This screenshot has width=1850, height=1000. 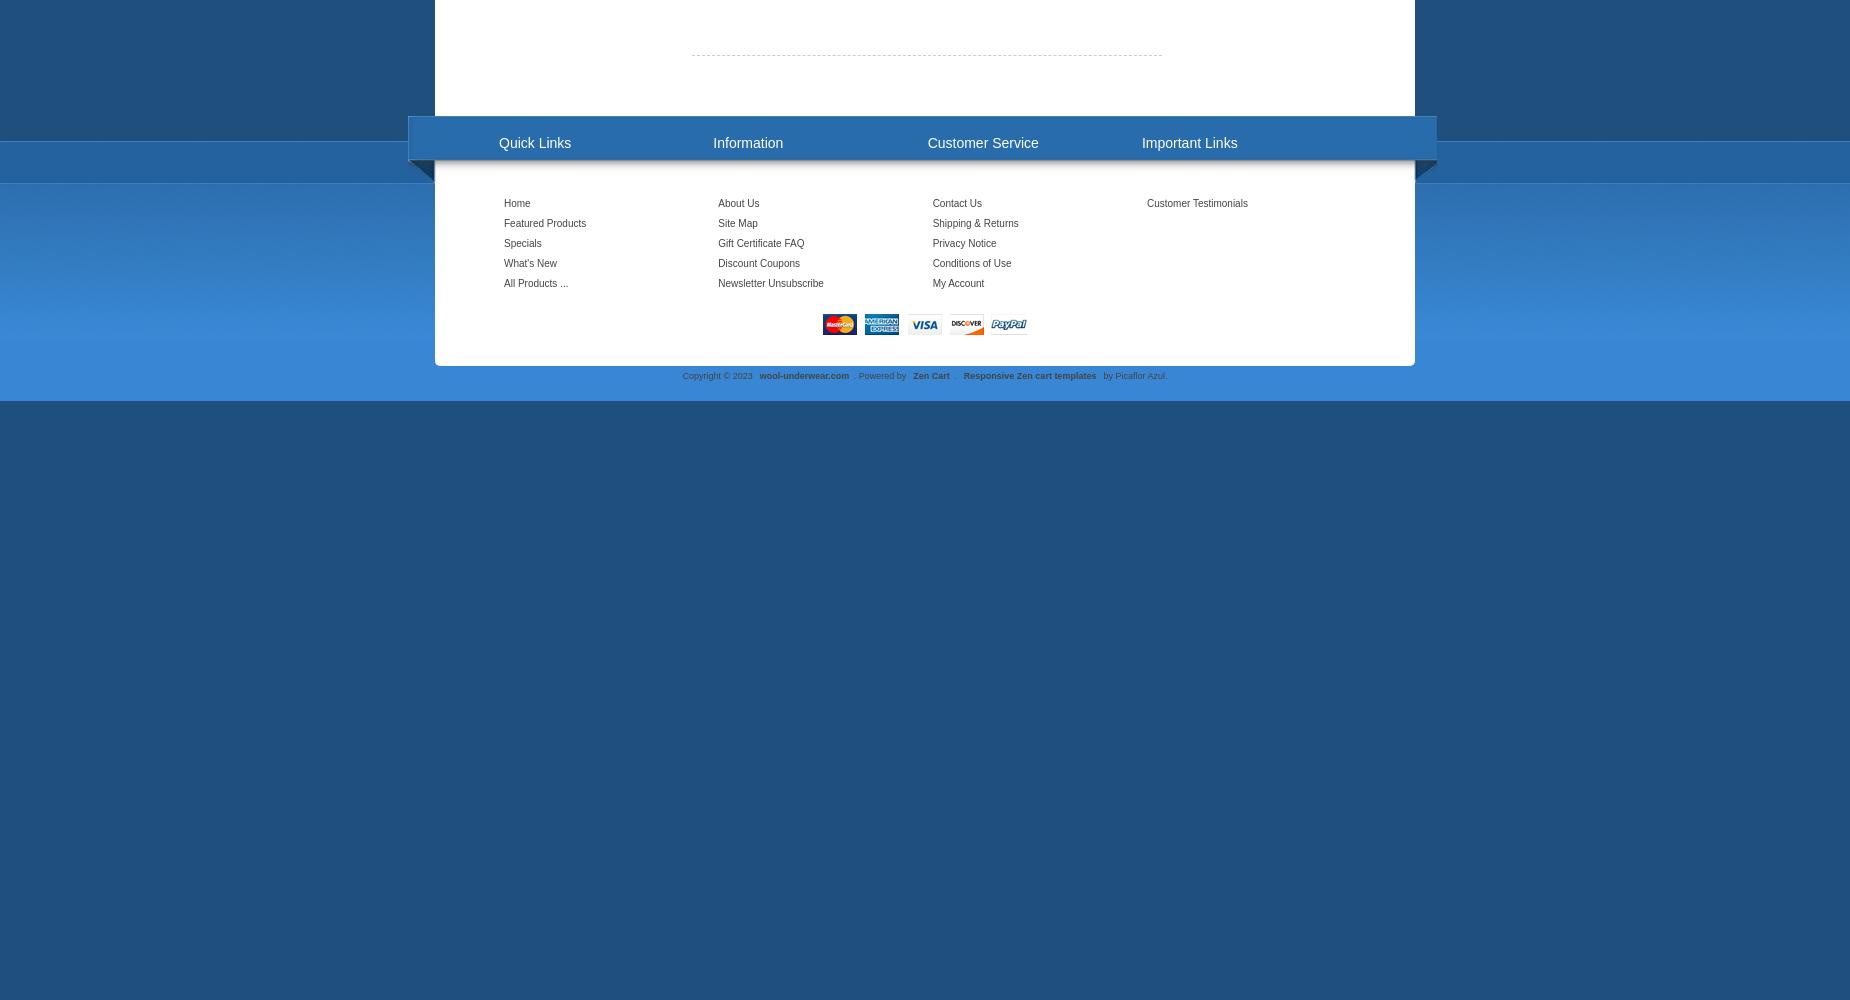 I want to click on 'About Us', so click(x=738, y=202).